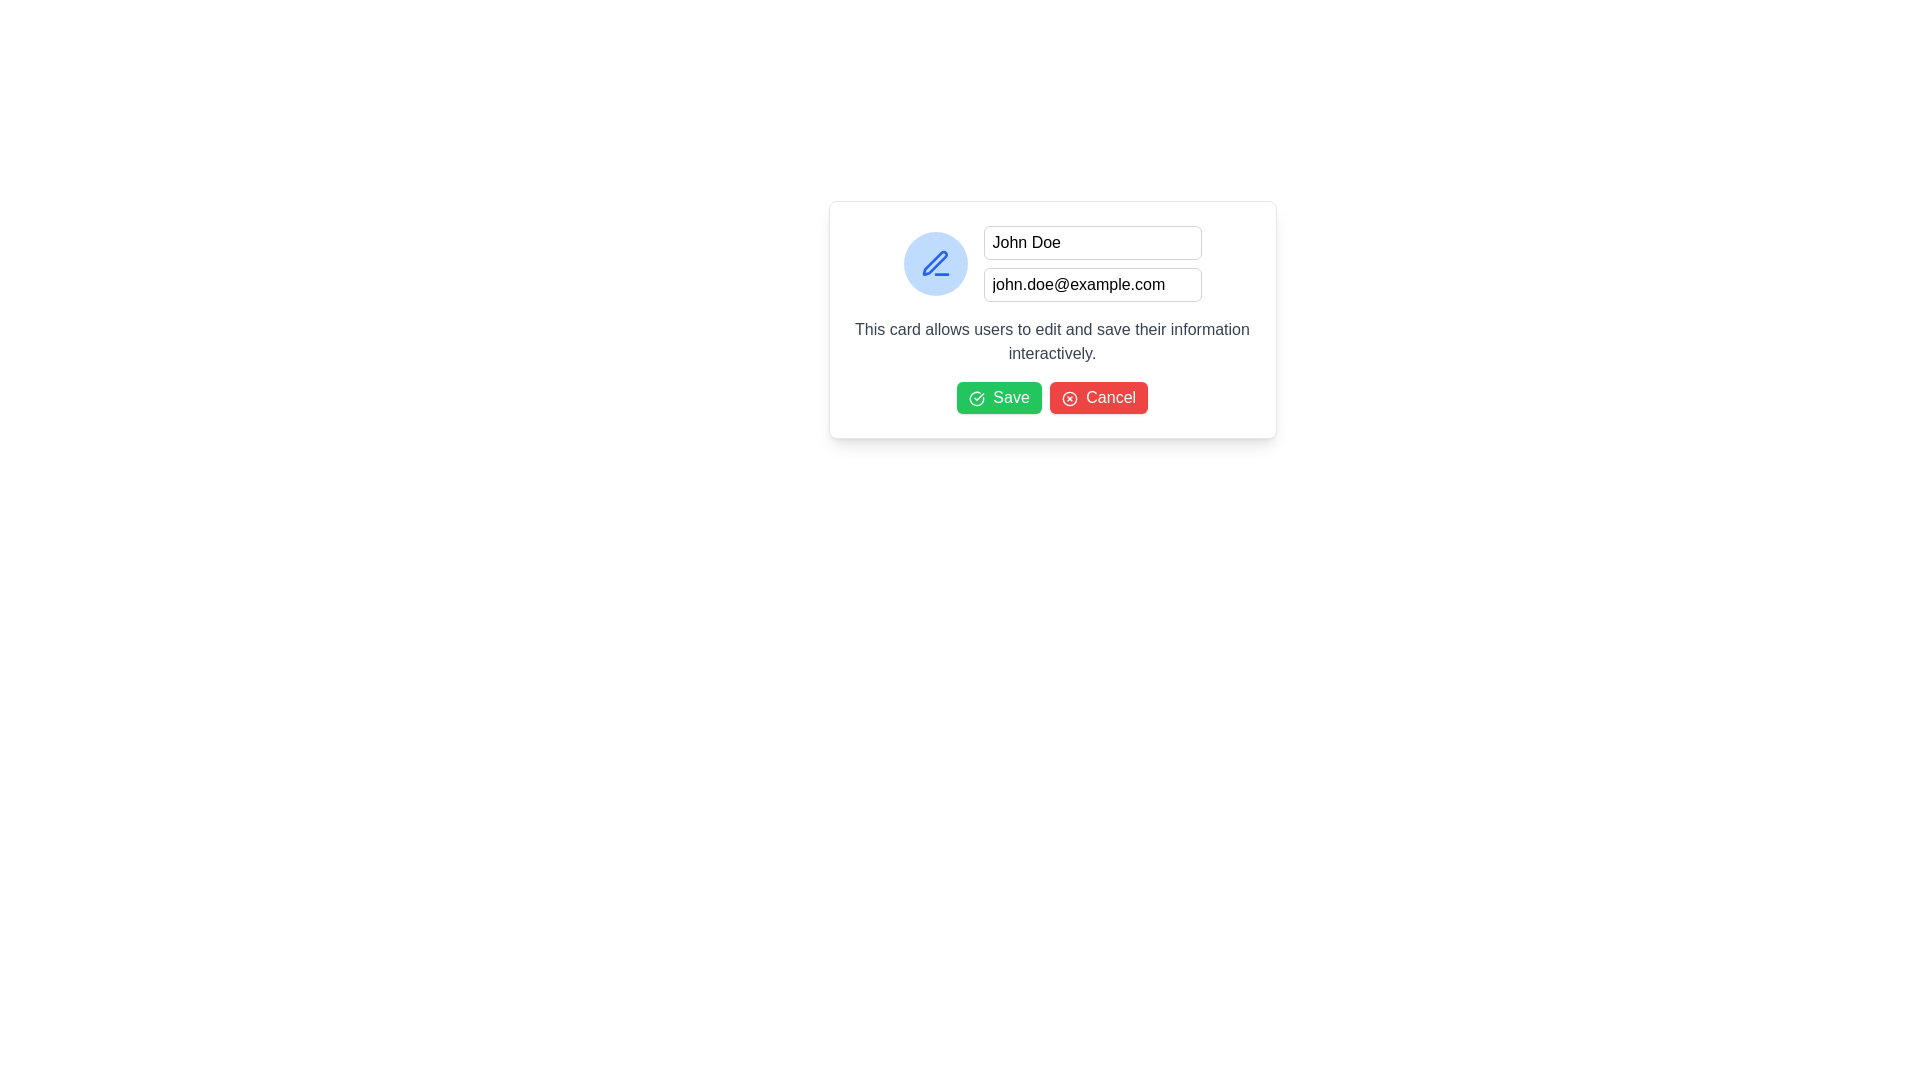 This screenshot has height=1080, width=1920. What do you see at coordinates (1051, 397) in the screenshot?
I see `the 'Cancel' button in the Button group located at the bottom of the card layout to discard changes` at bounding box center [1051, 397].